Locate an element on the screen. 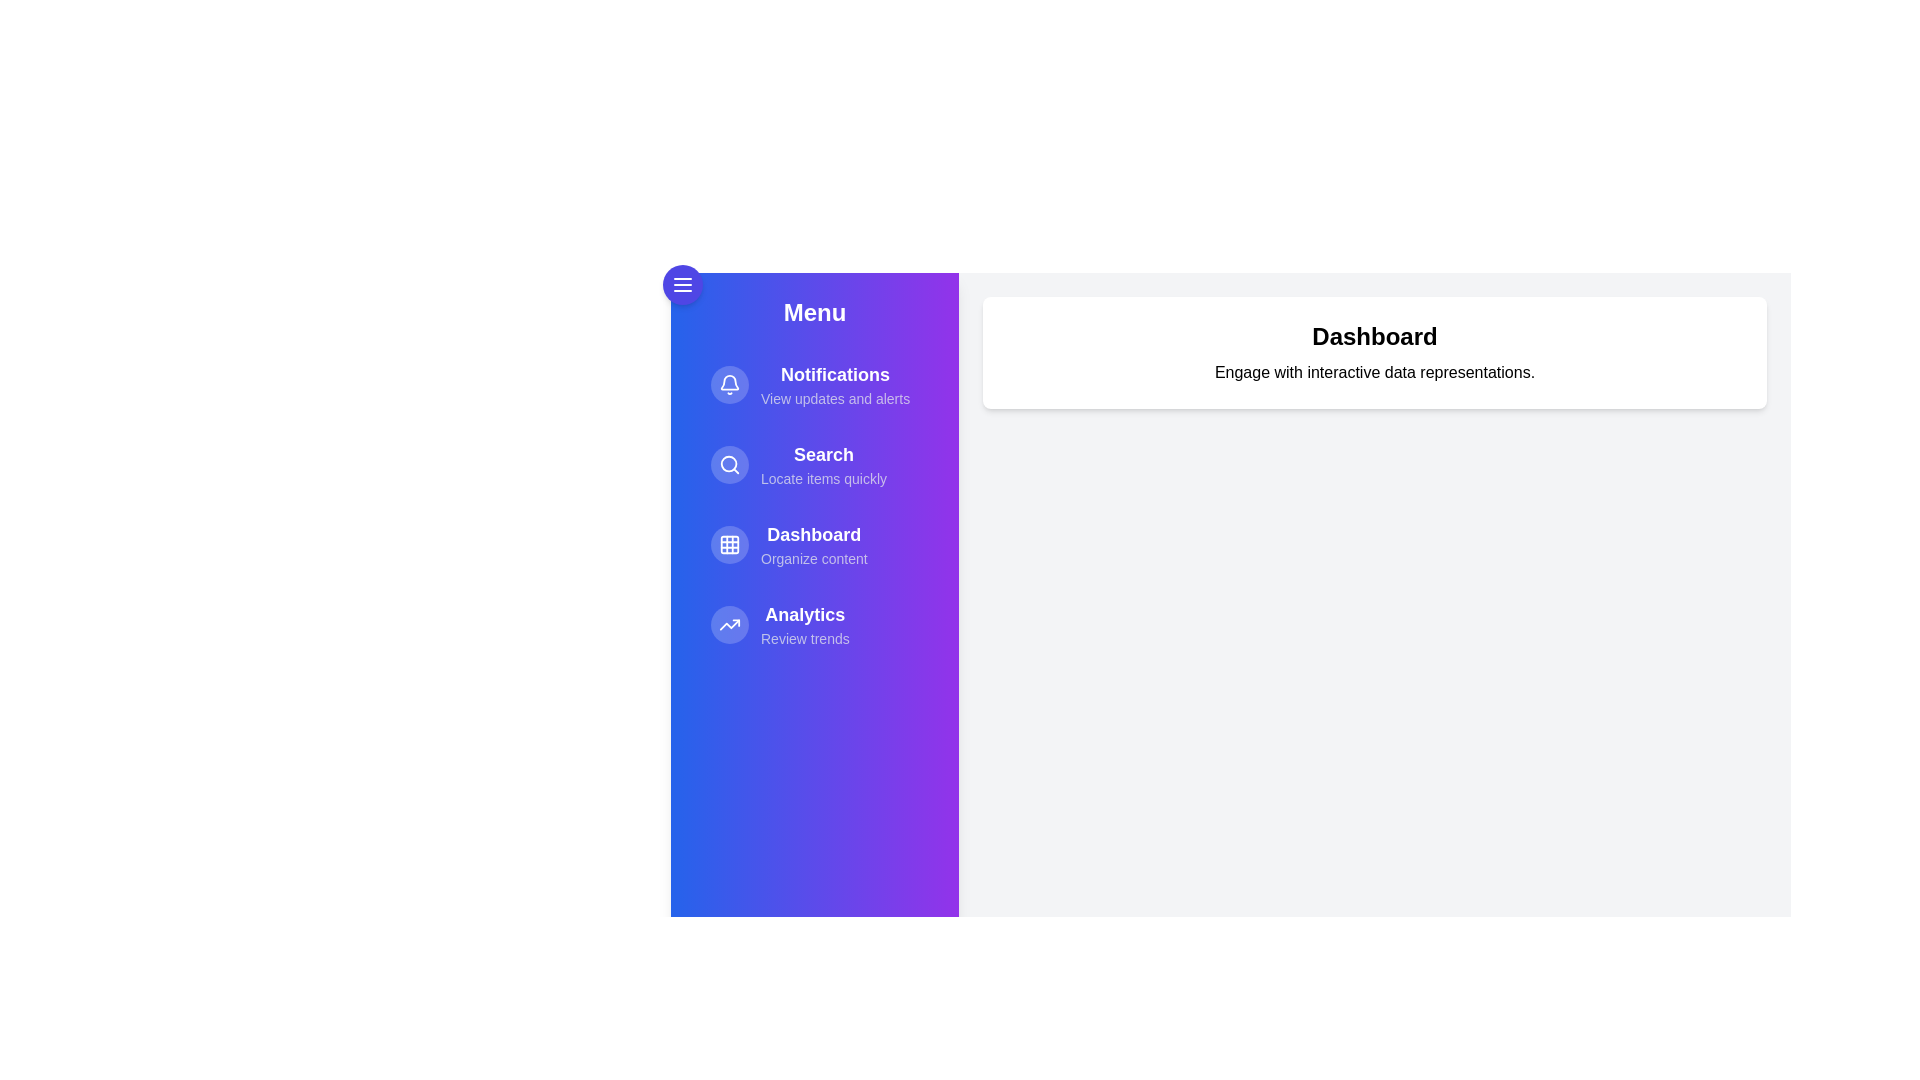  the menu item Search to navigate or perform its action is located at coordinates (815, 465).